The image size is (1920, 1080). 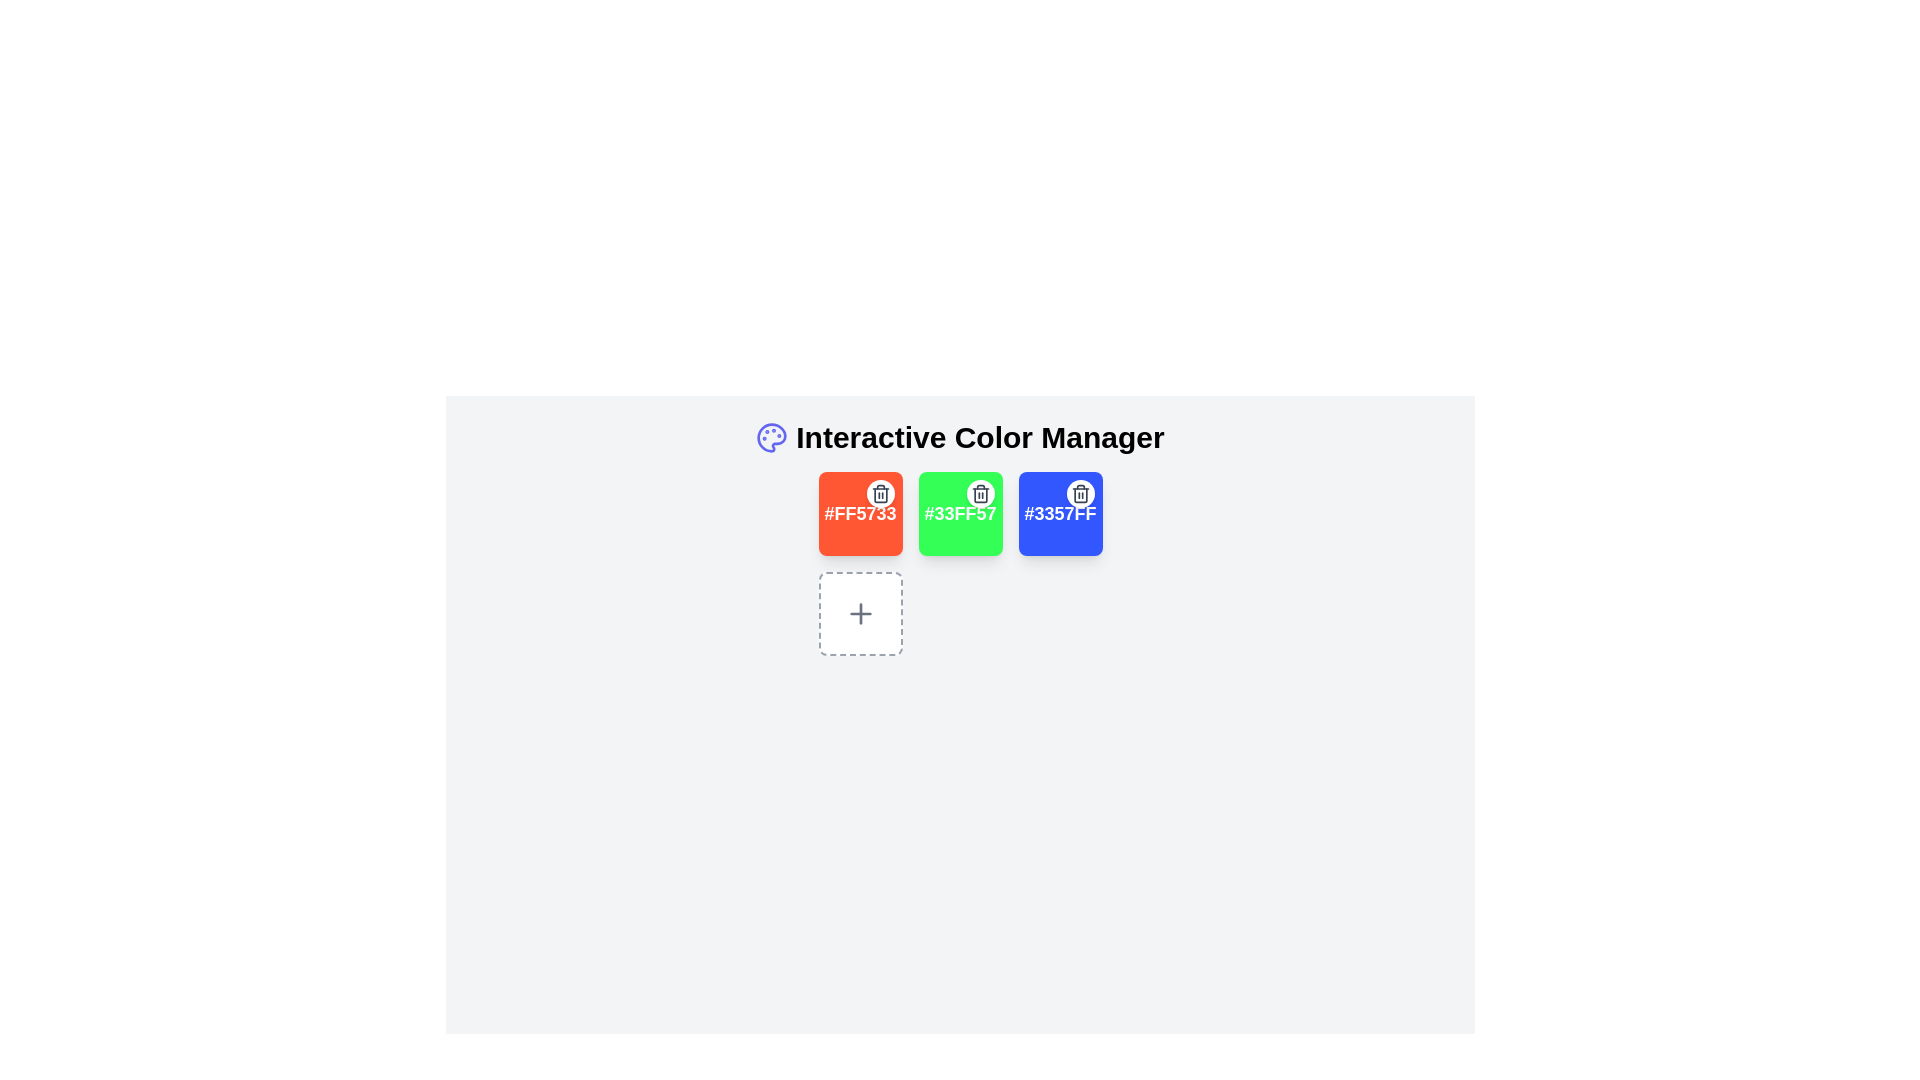 What do you see at coordinates (980, 493) in the screenshot?
I see `the delete button located at the top-right corner inside the green card labeled '#33FF57'` at bounding box center [980, 493].